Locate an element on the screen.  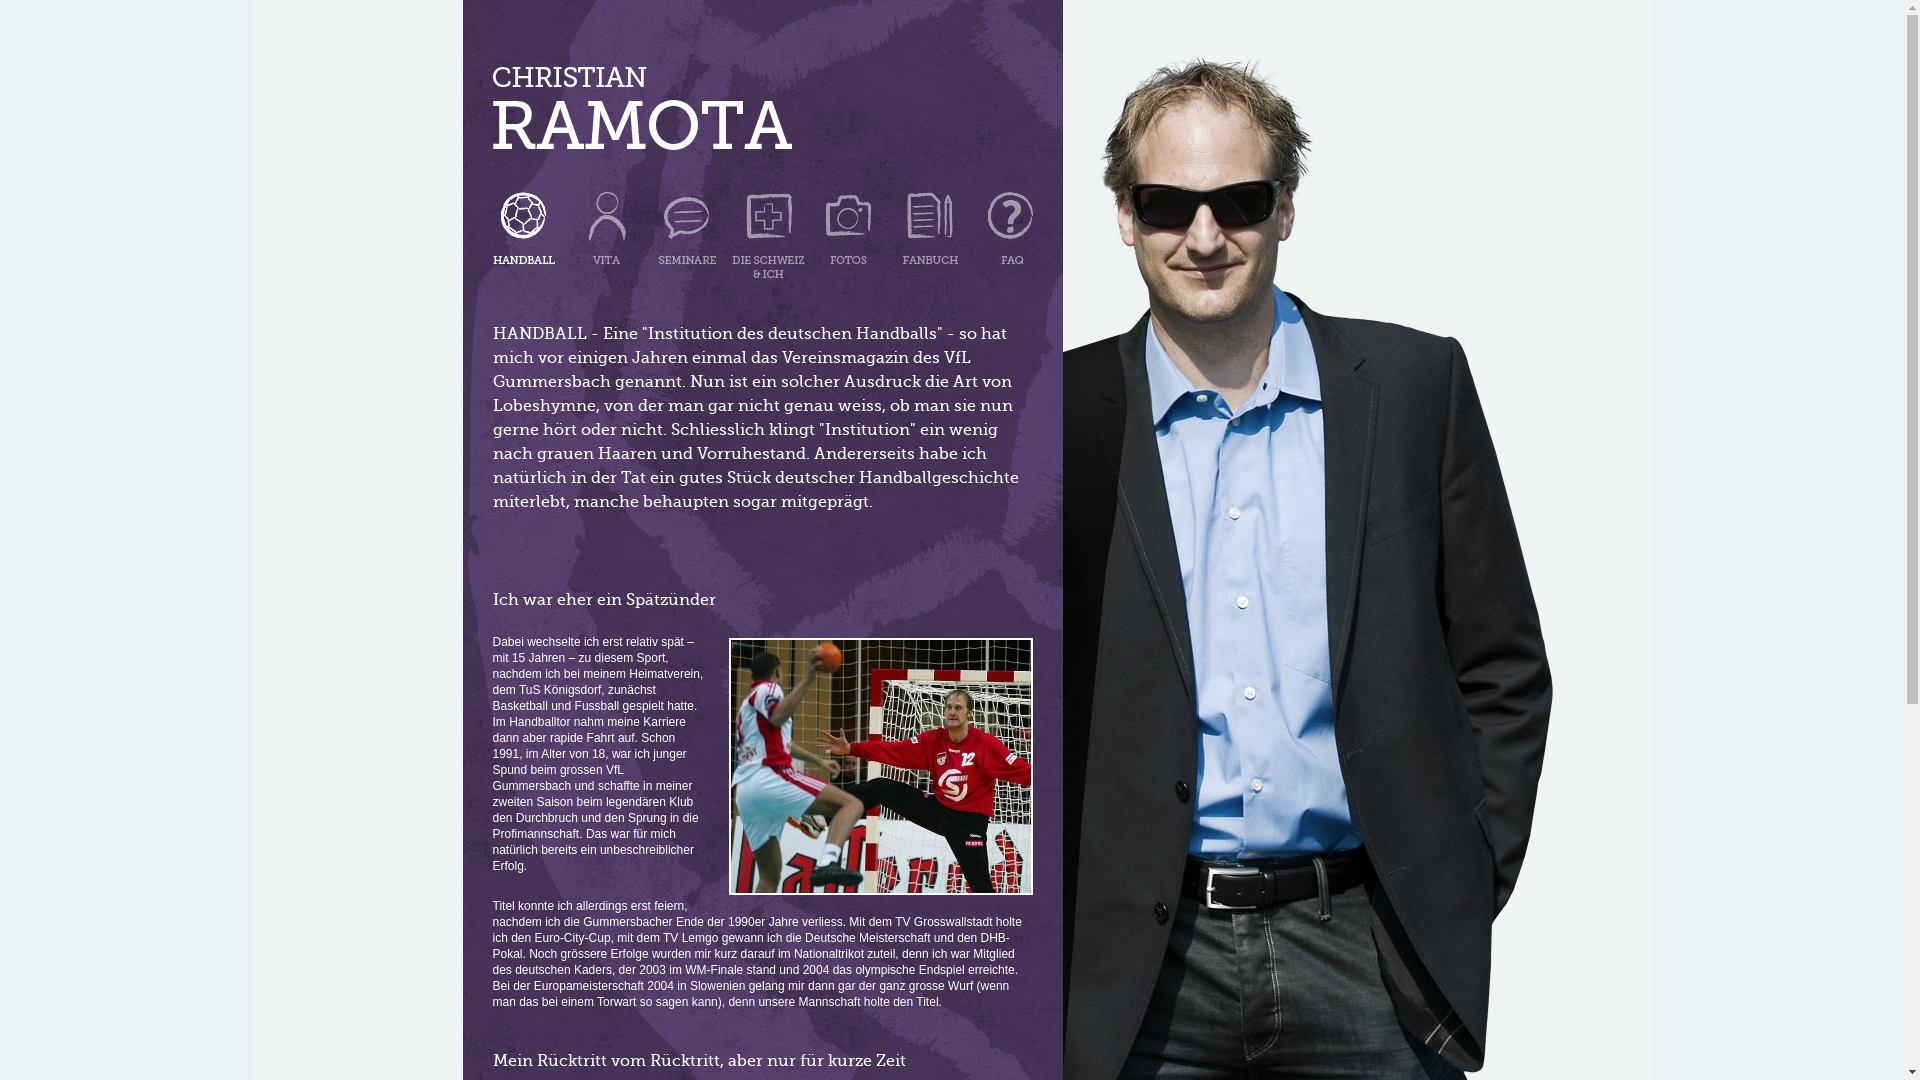
' ' is located at coordinates (767, 222).